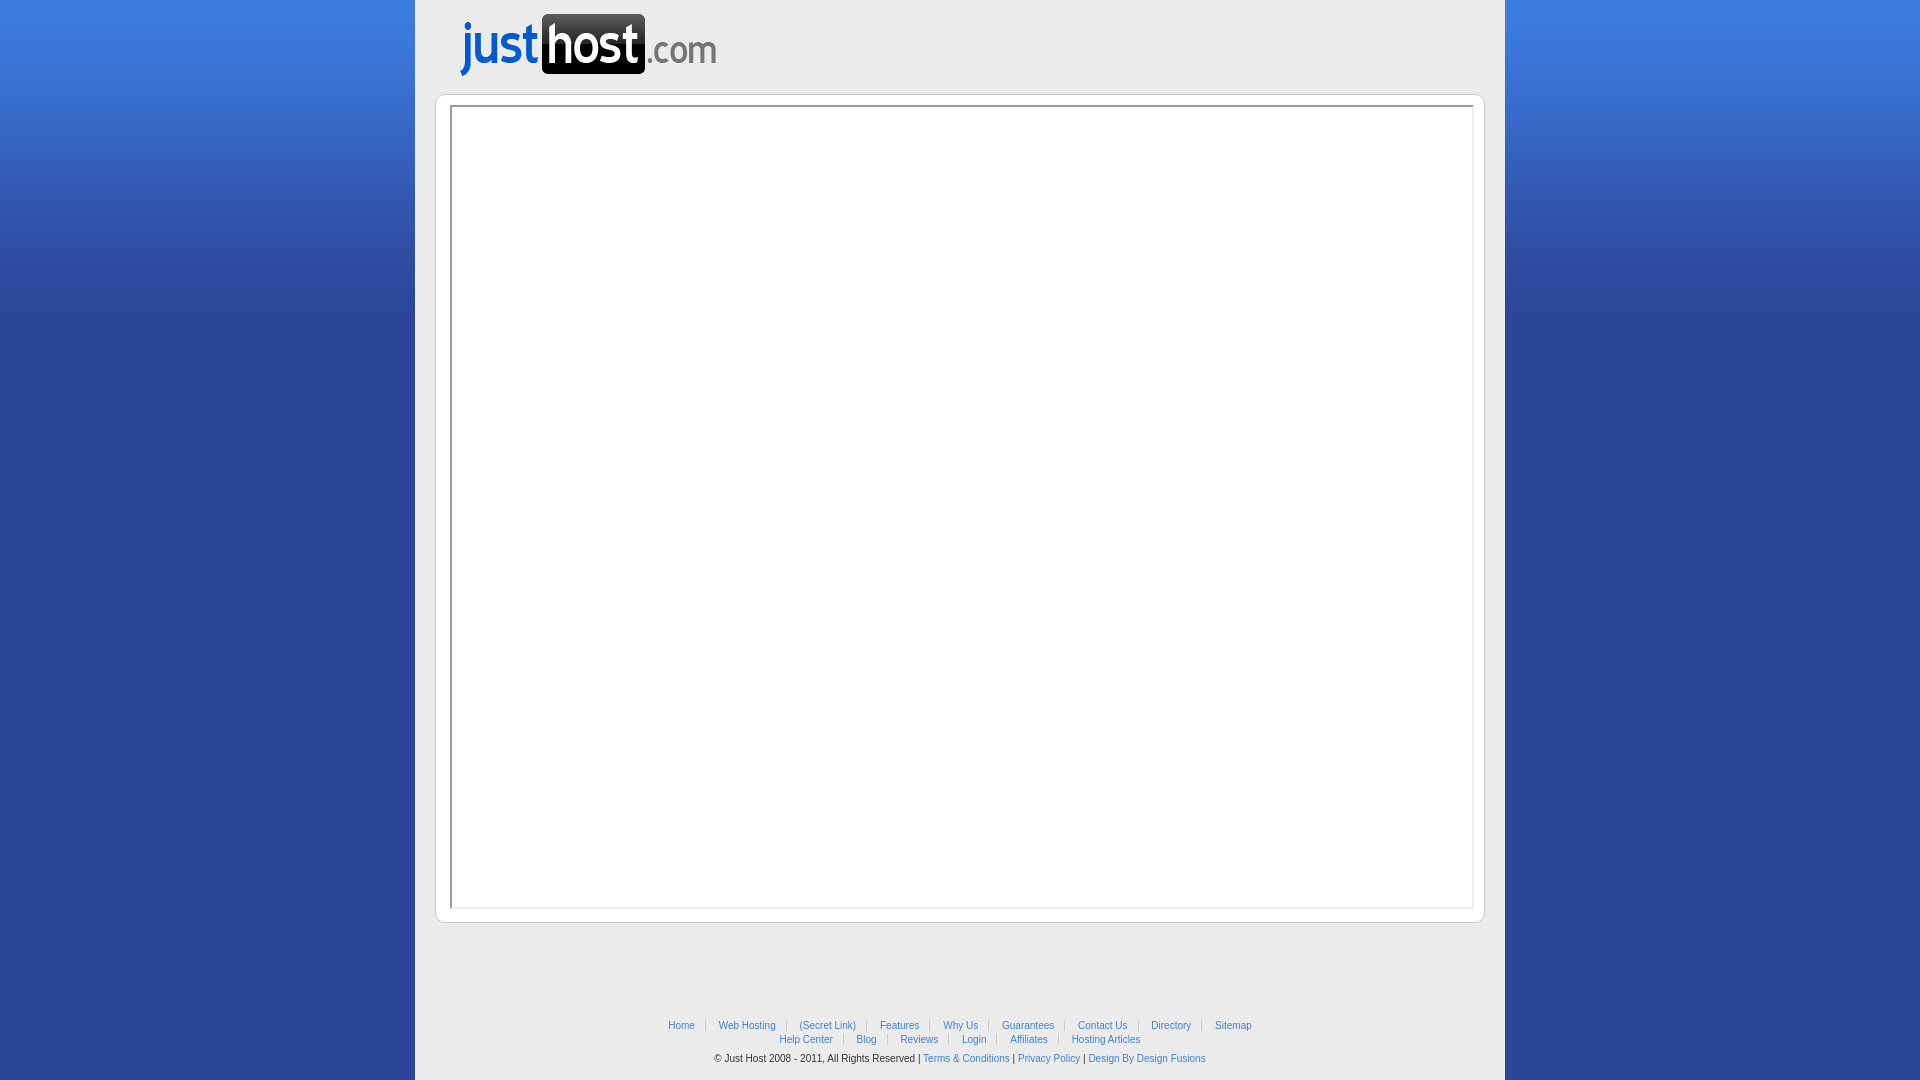 This screenshot has height=1080, width=1920. I want to click on 'Design By Design Fusions', so click(1087, 1057).